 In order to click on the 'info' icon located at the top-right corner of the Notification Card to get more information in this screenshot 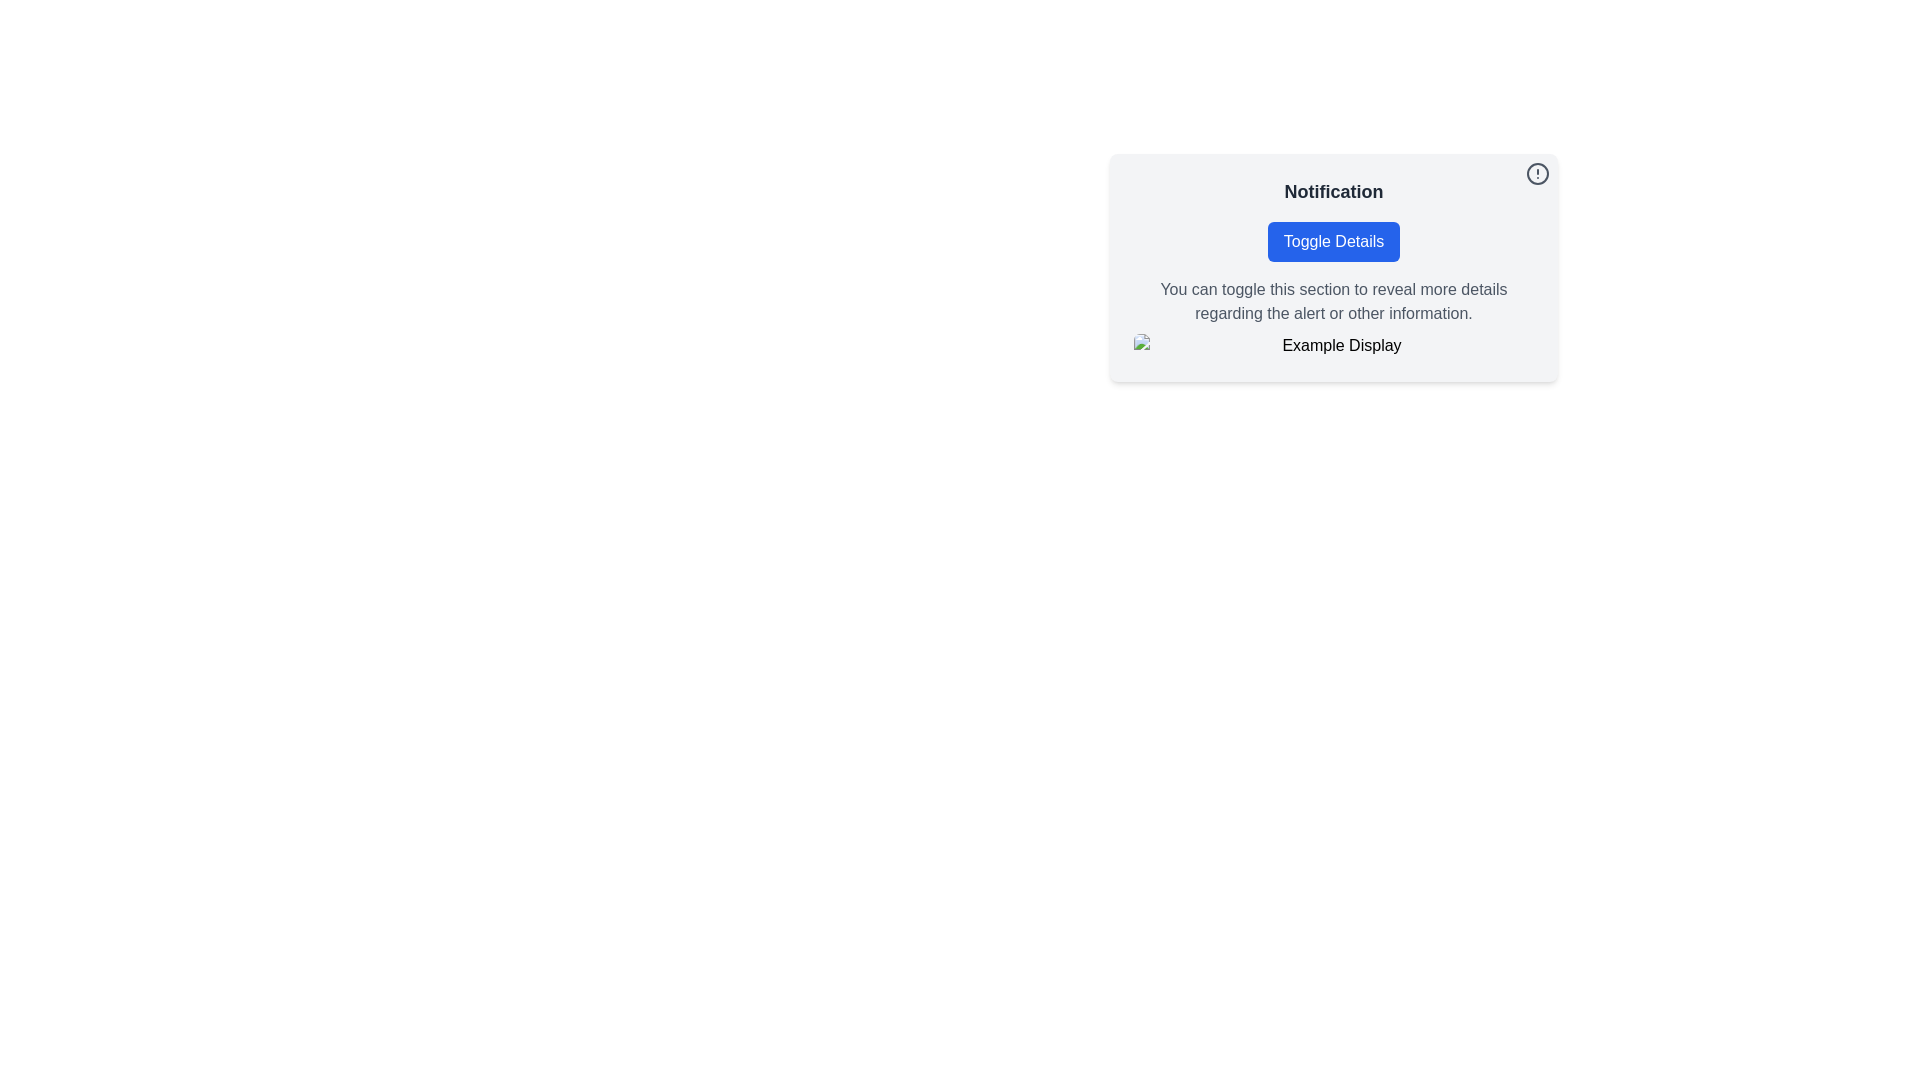, I will do `click(1334, 266)`.